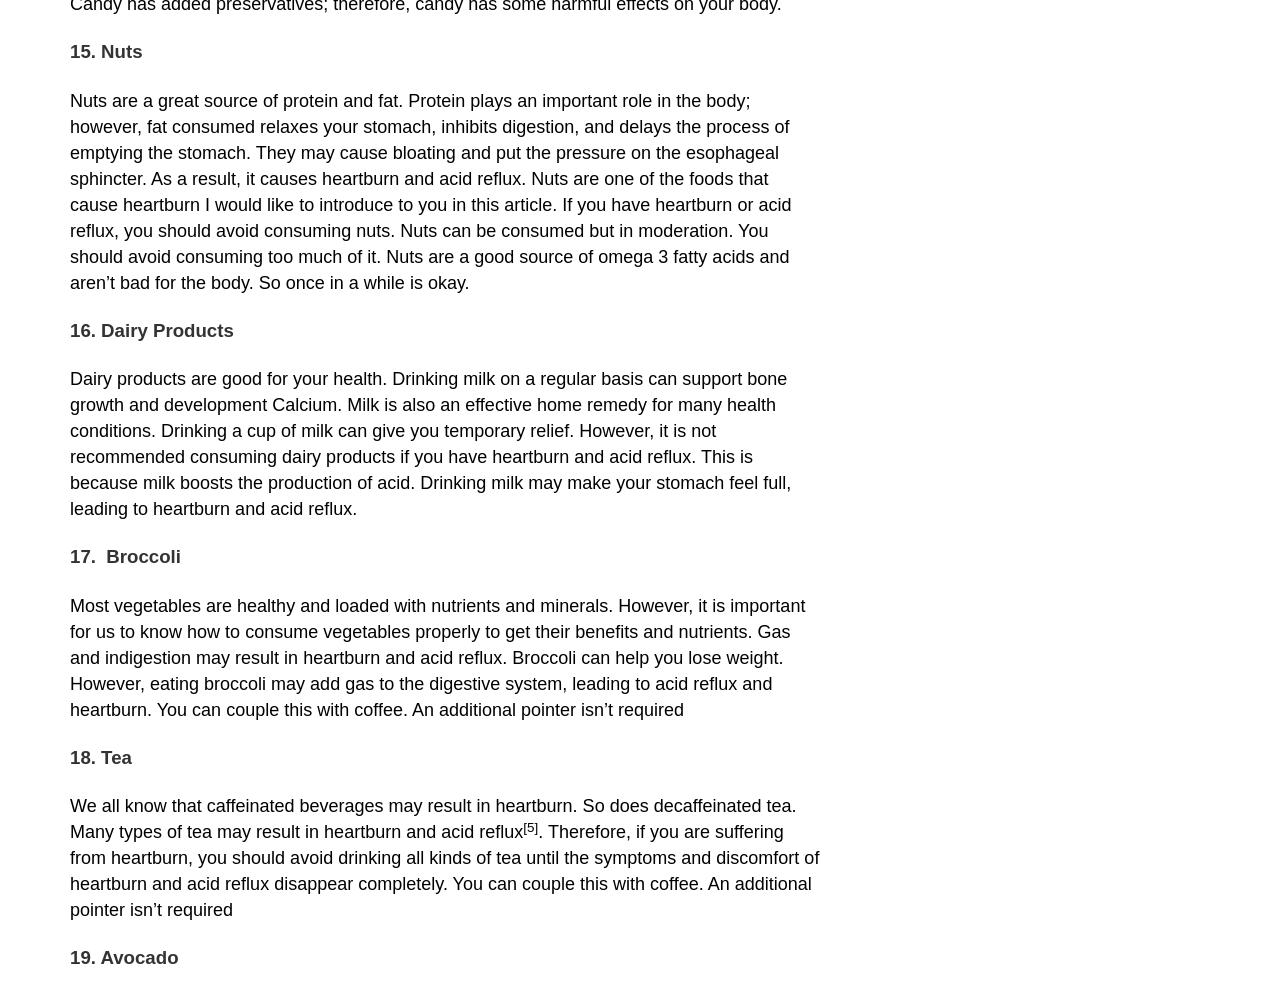 The height and width of the screenshot is (995, 1280). Describe the element at coordinates (213, 631) in the screenshot. I see `'how to'` at that location.